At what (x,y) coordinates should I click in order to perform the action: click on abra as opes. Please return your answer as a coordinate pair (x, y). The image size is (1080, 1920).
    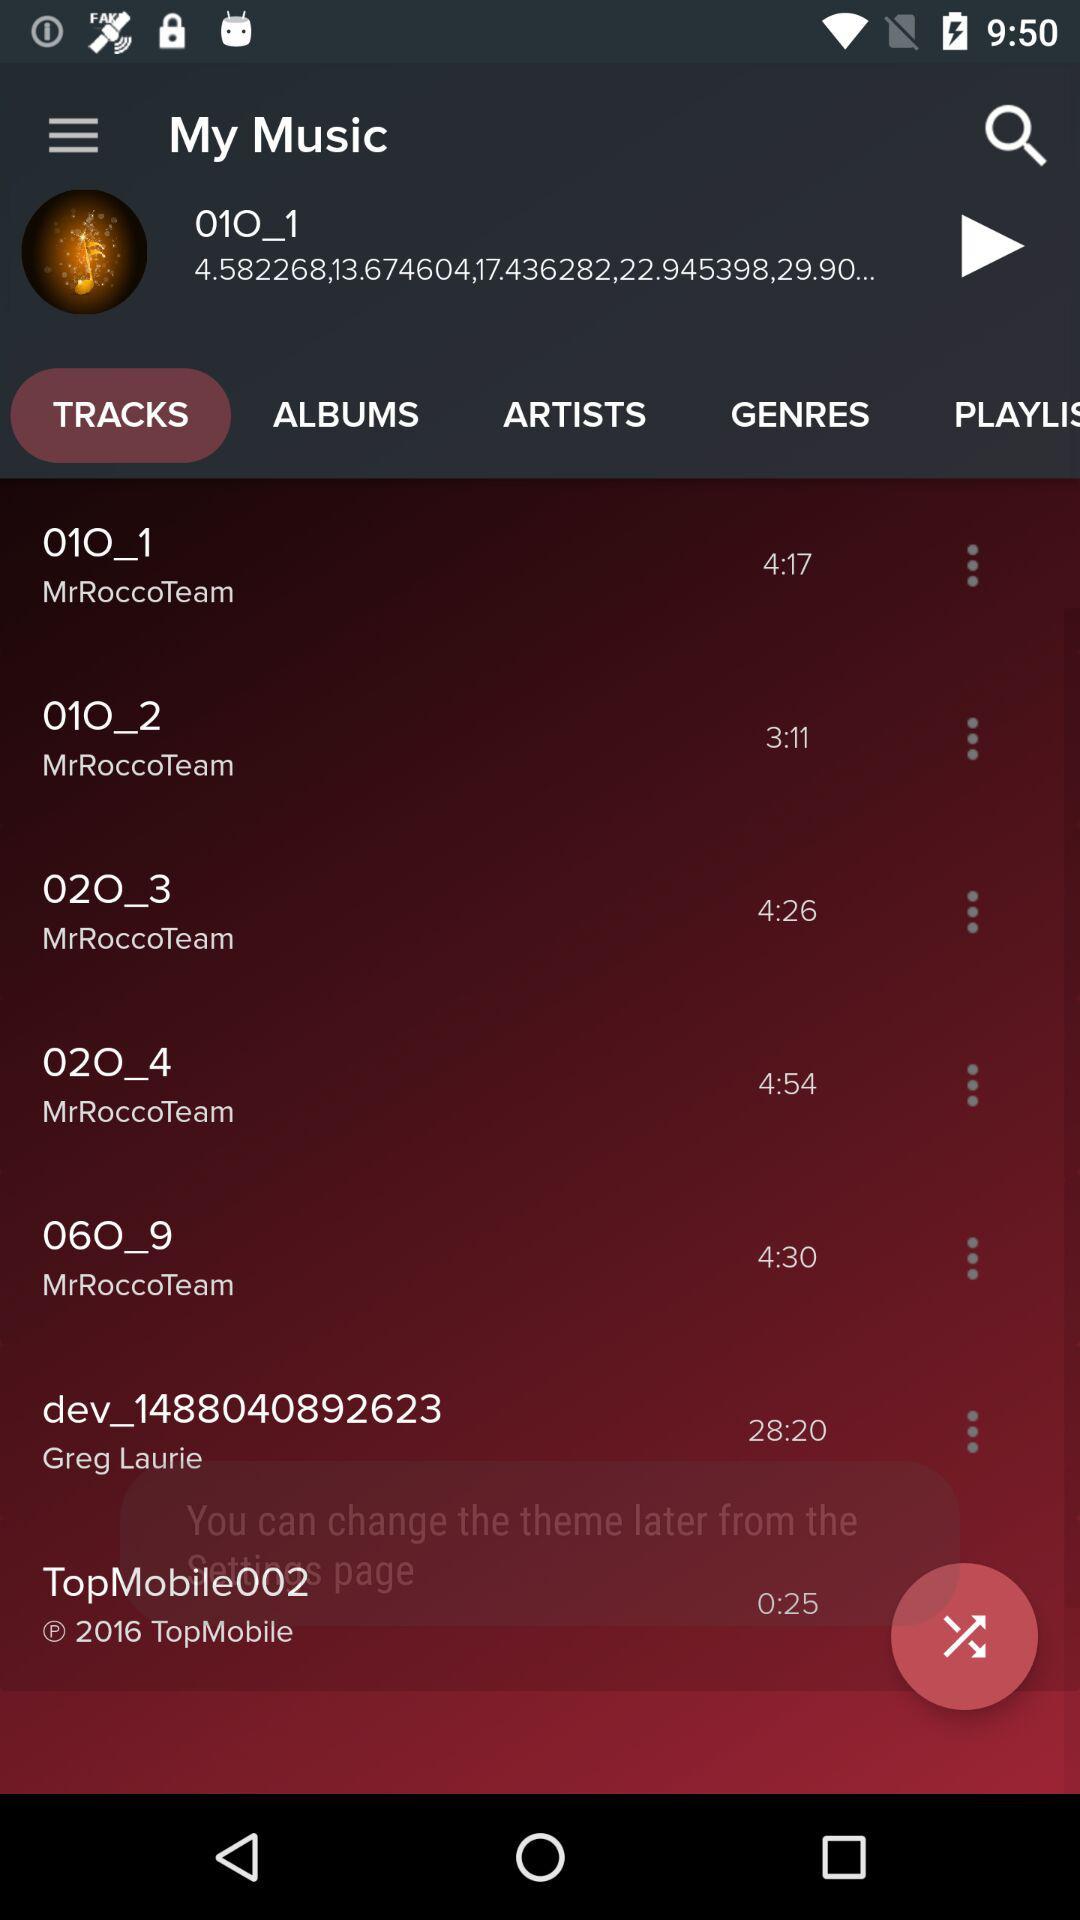
    Looking at the image, I should click on (971, 737).